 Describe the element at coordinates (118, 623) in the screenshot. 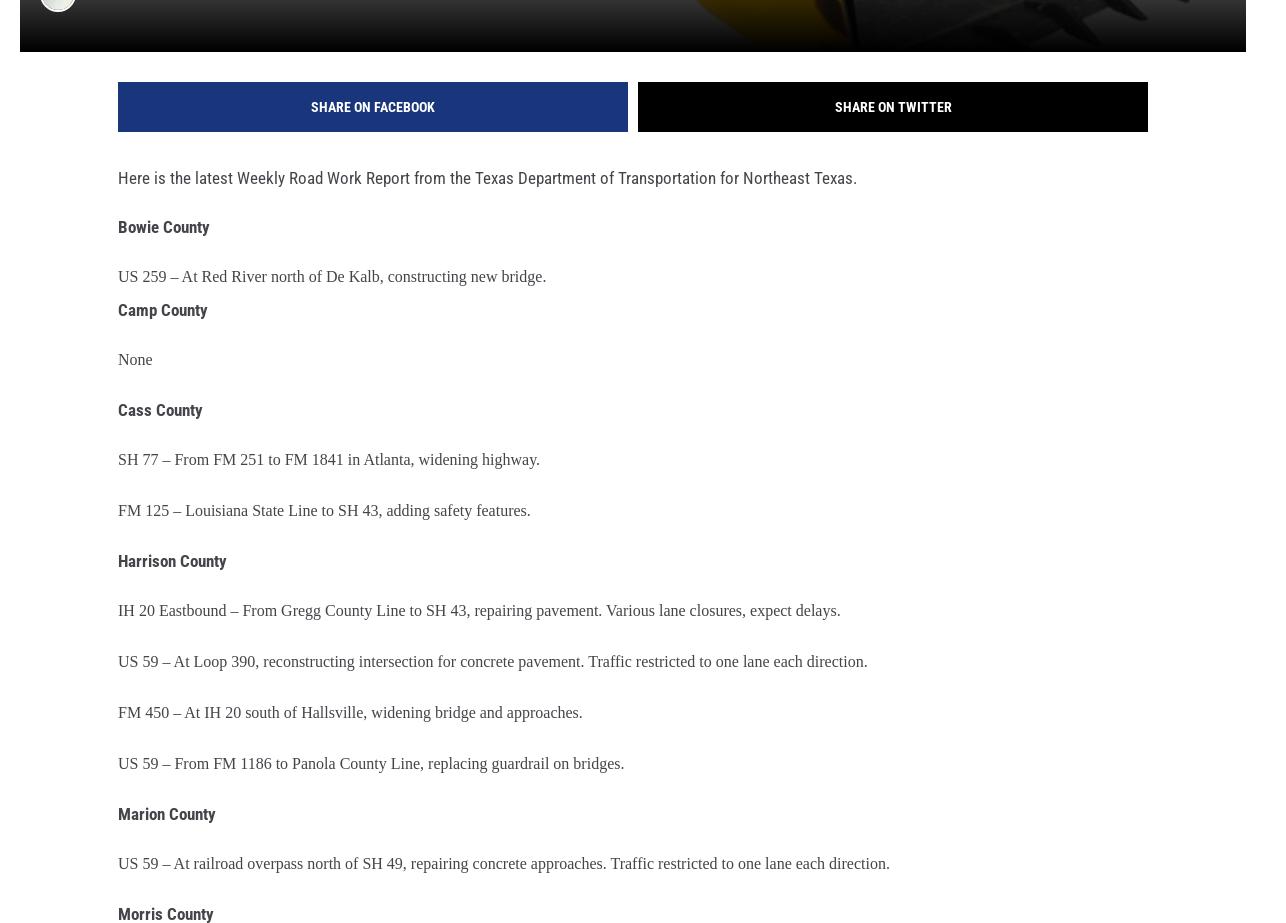

I see `'IH 20 Eastbound – From Gregg County Line to SH 43, repairing pavement. Various lane closures, expect delays.'` at that location.